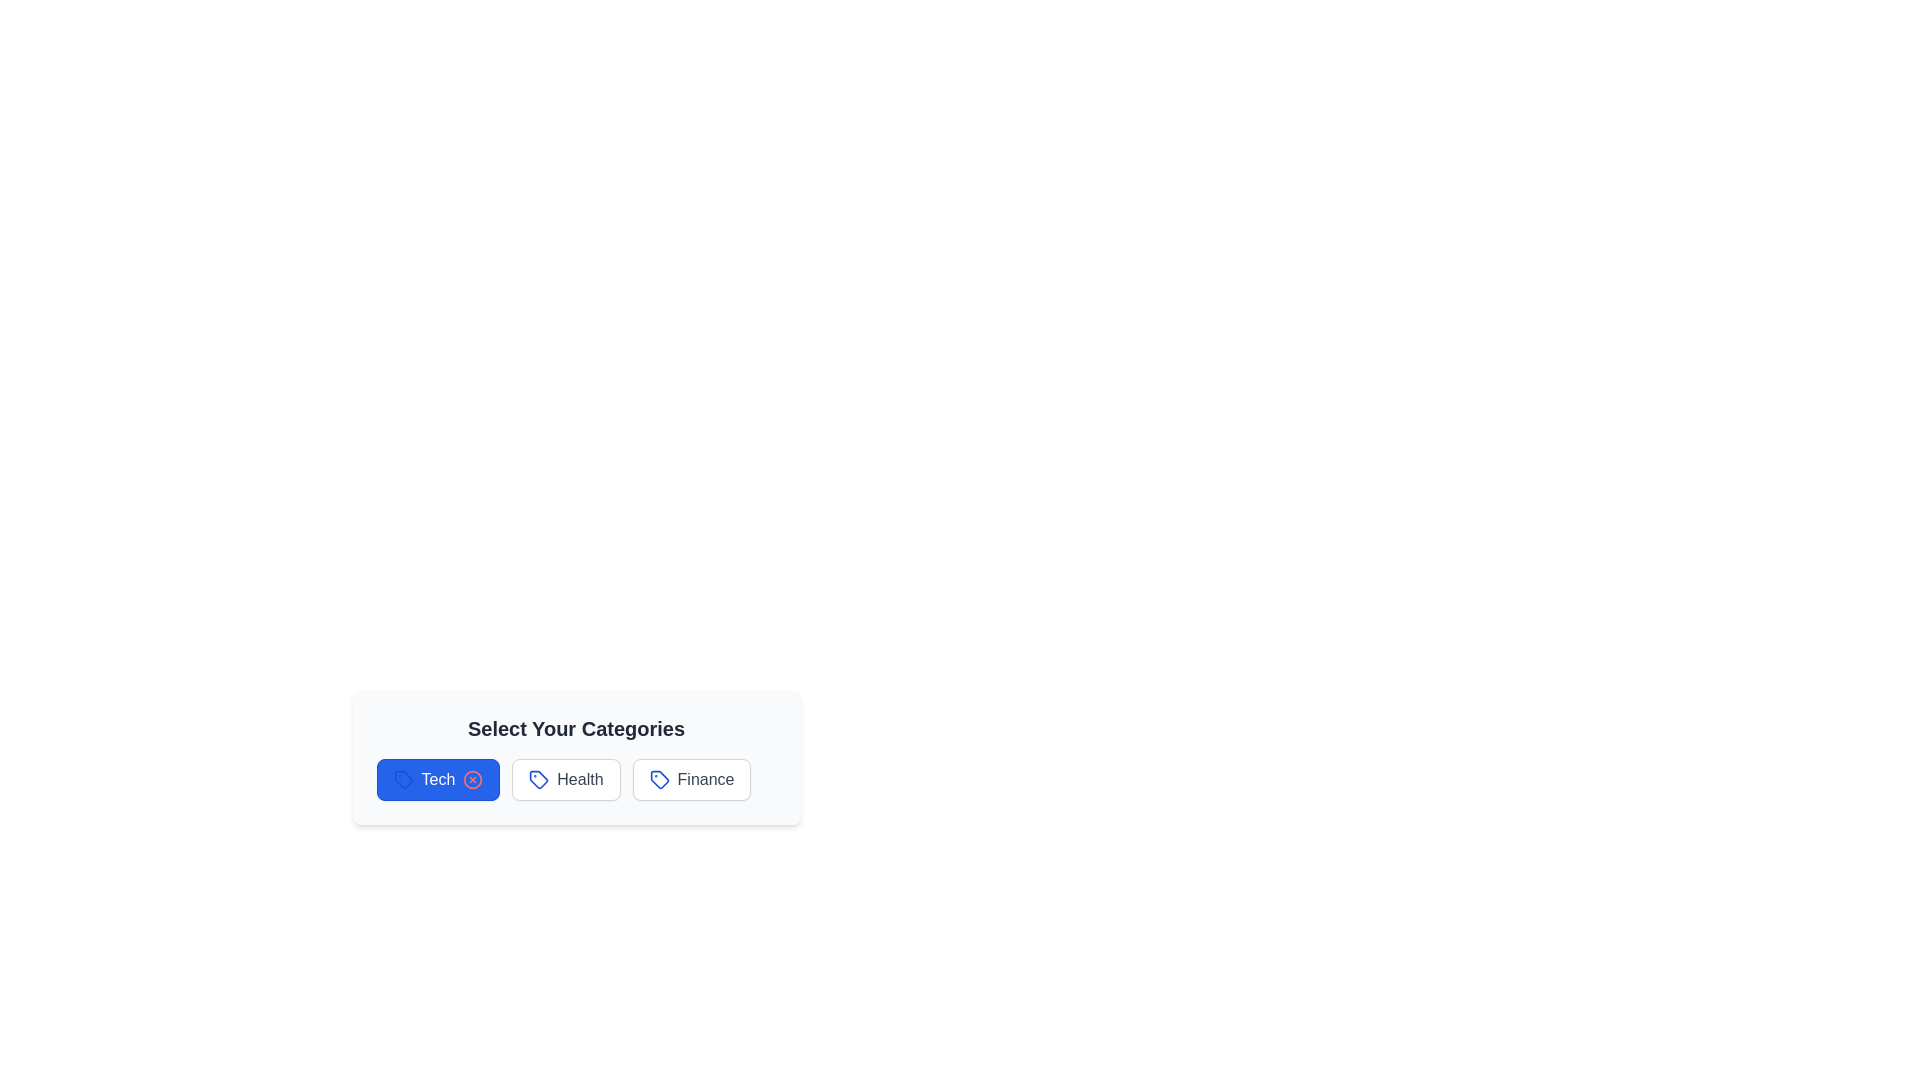 This screenshot has height=1080, width=1920. What do you see at coordinates (436, 778) in the screenshot?
I see `the category Tech to visualize its hover effect` at bounding box center [436, 778].